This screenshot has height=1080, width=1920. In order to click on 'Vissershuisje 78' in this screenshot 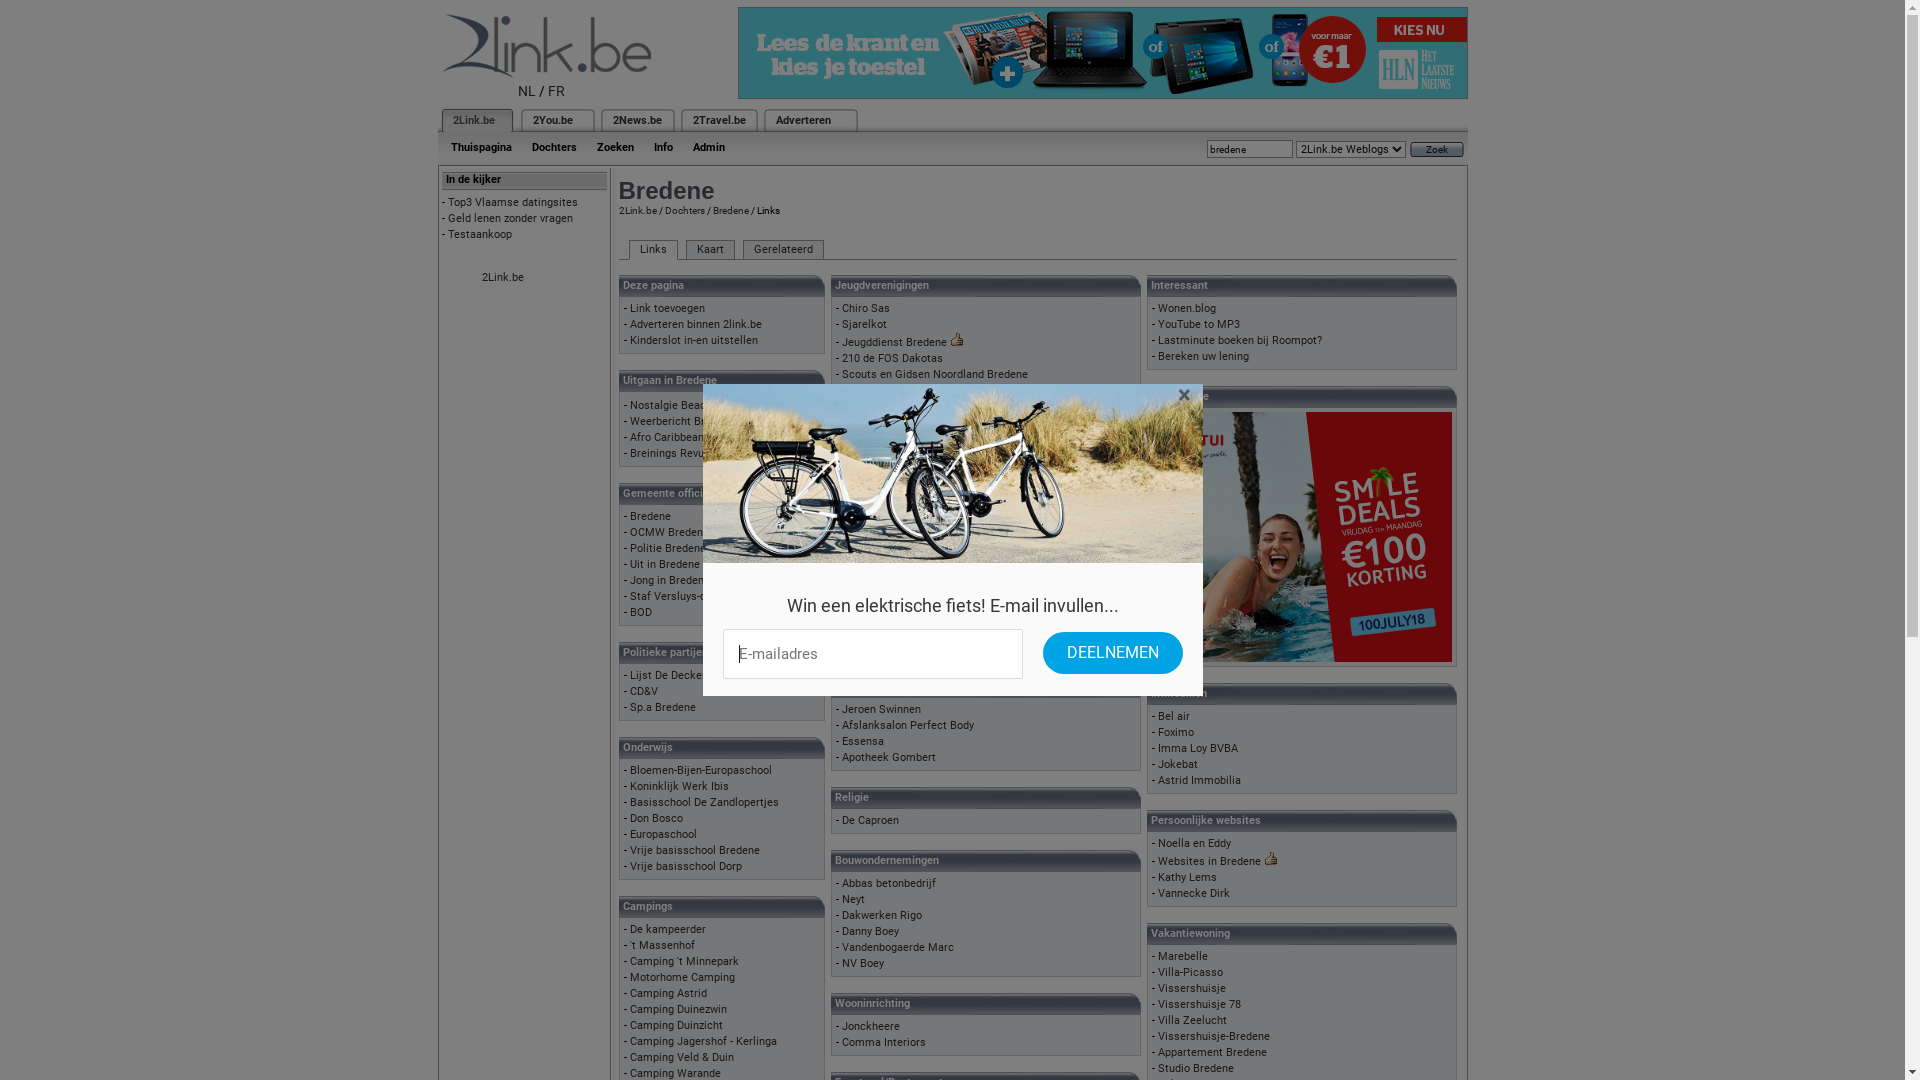, I will do `click(1199, 1004)`.